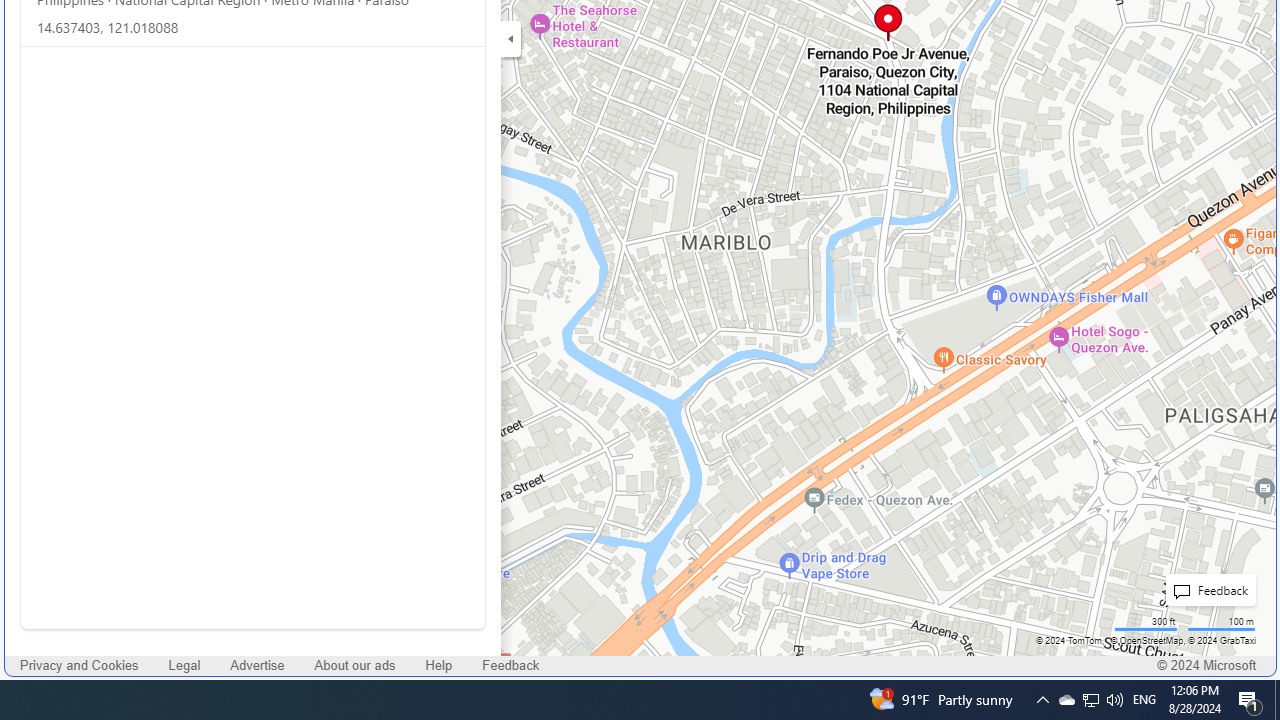  I want to click on 'Advertise', so click(256, 666).